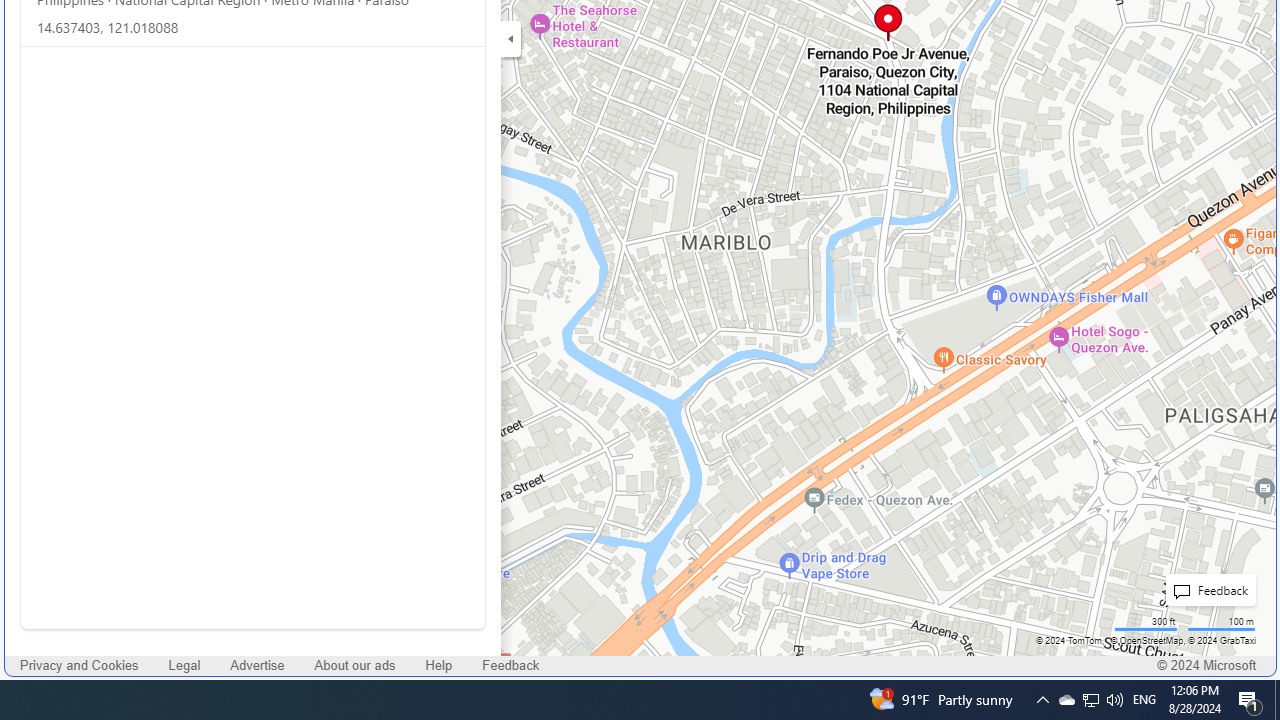  I want to click on 'Advertise', so click(256, 666).